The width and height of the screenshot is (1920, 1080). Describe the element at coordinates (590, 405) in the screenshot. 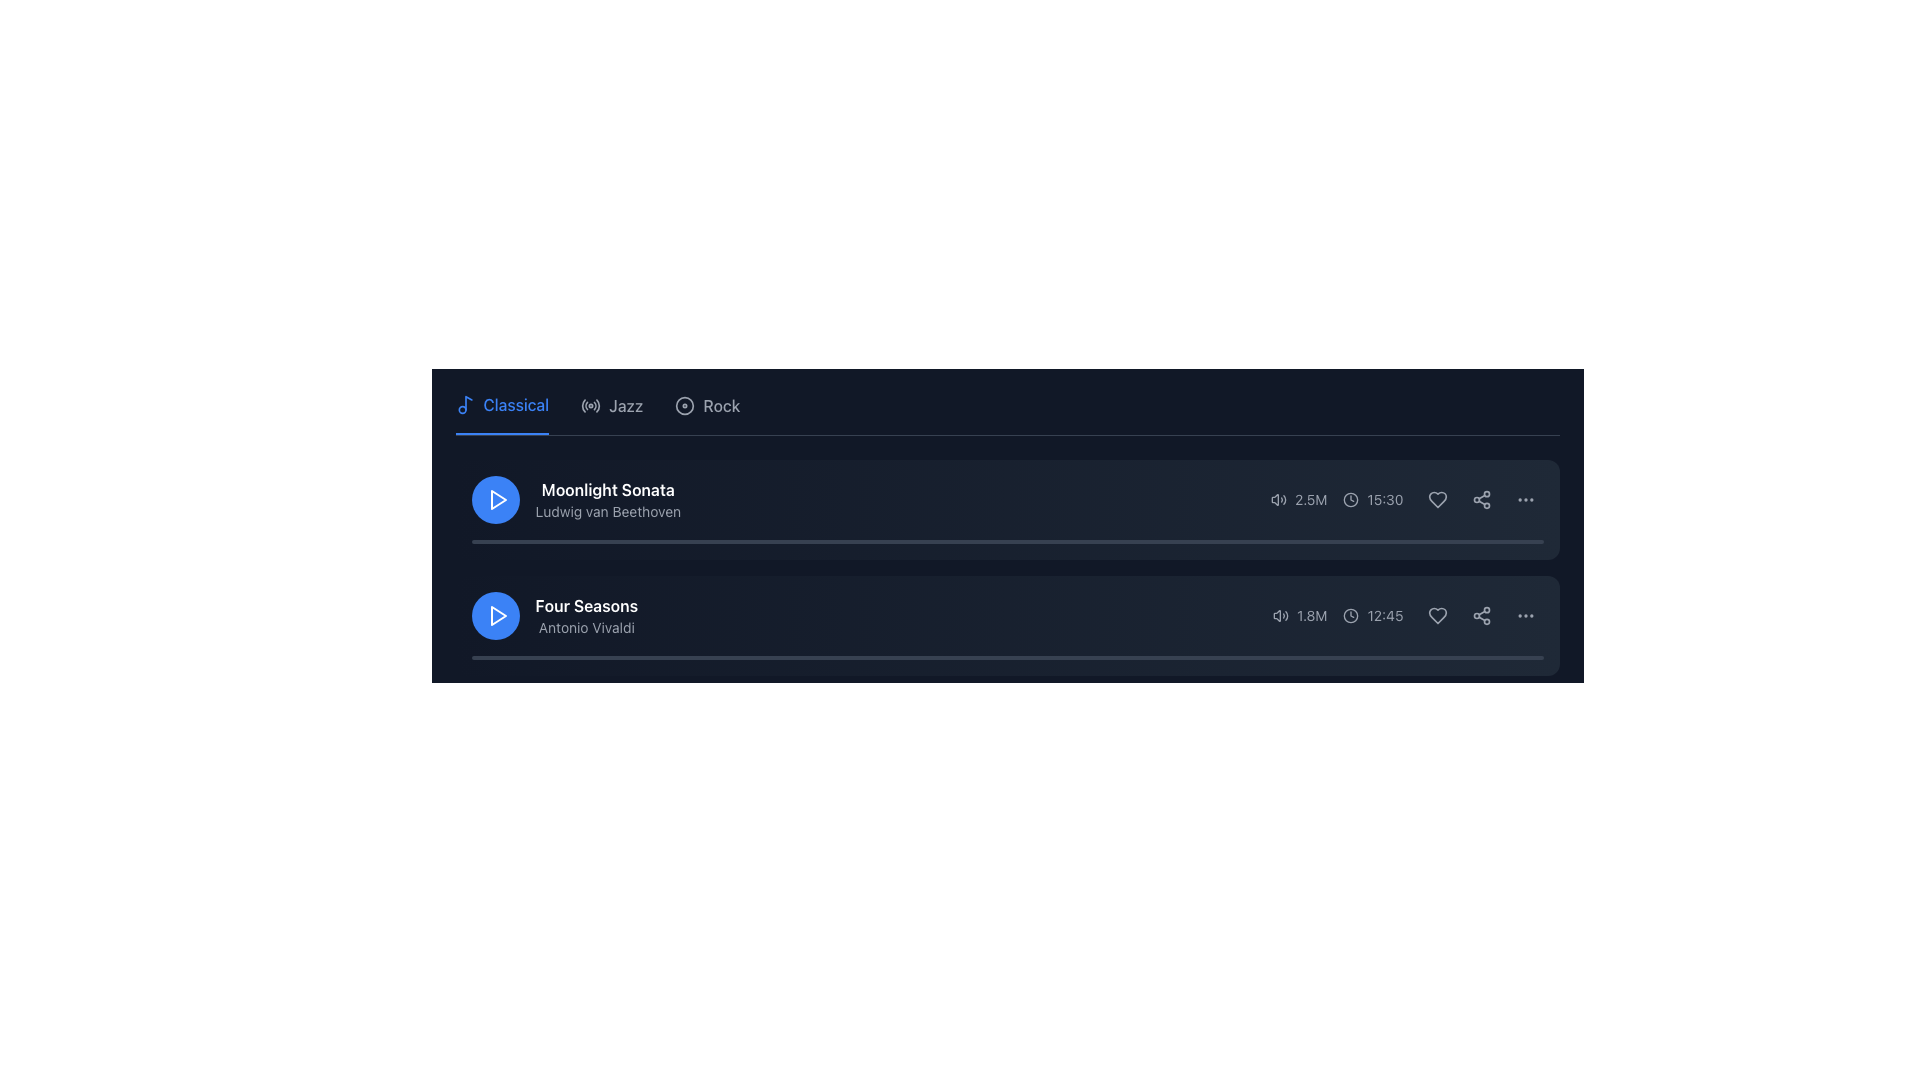

I see `the 'Jazz' category icon` at that location.